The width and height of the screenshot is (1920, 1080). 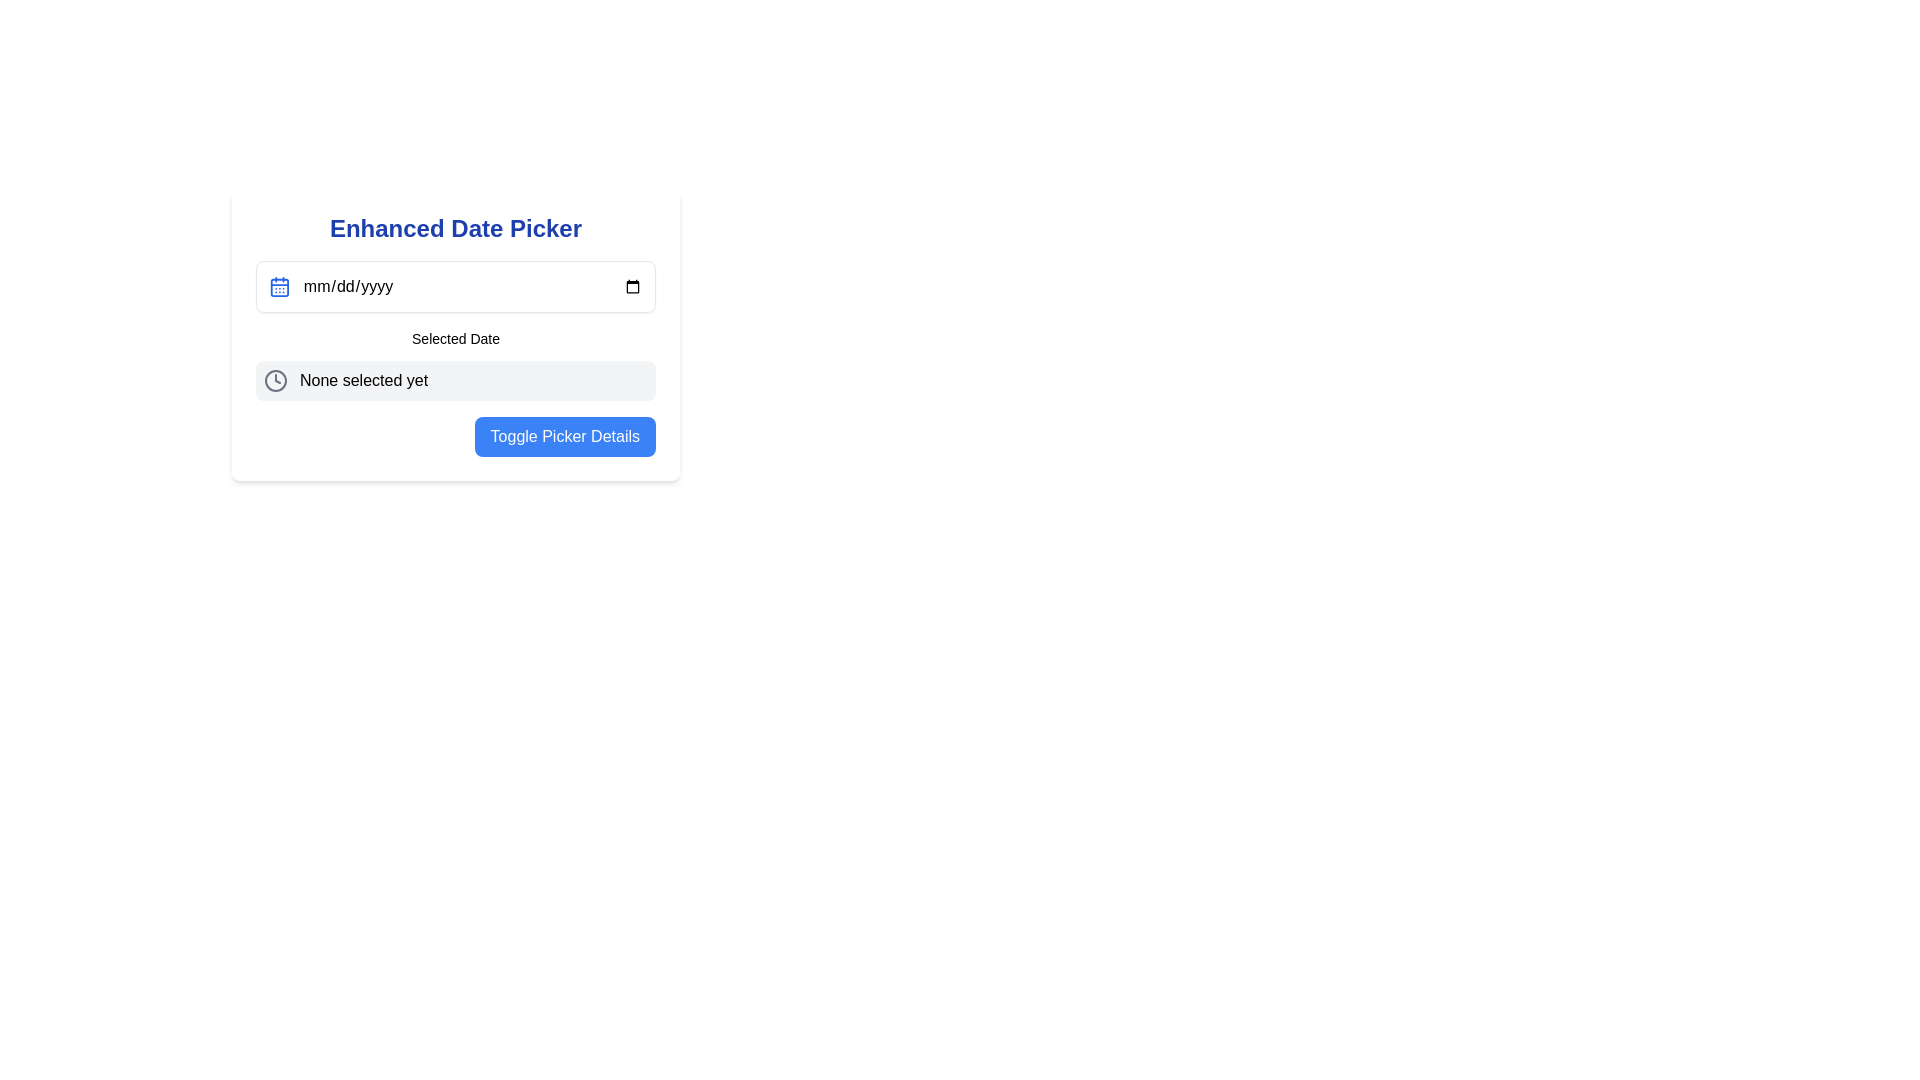 What do you see at coordinates (278, 287) in the screenshot?
I see `the main rounded rectangular component inside the calendar icon located to the left of the date input field` at bounding box center [278, 287].